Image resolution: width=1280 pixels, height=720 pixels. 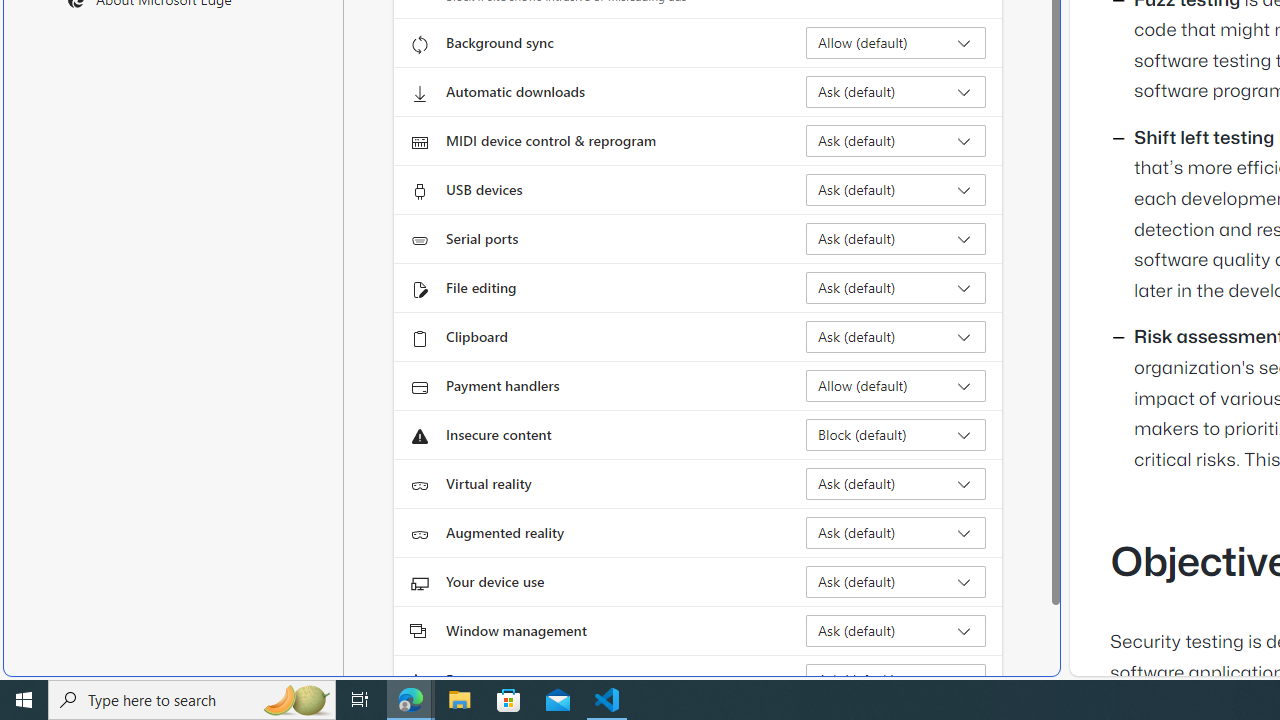 What do you see at coordinates (895, 385) in the screenshot?
I see `'Payment handlers Allow (default)'` at bounding box center [895, 385].